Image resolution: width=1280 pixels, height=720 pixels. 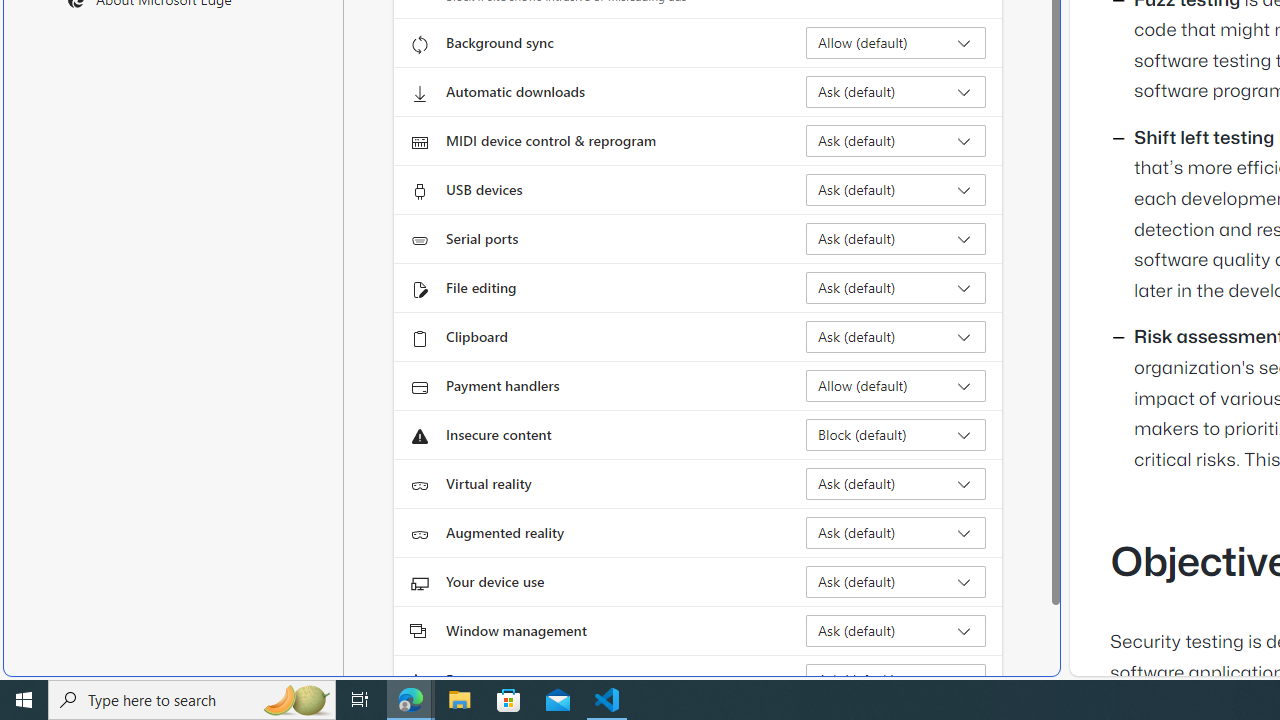 What do you see at coordinates (895, 385) in the screenshot?
I see `'Payment handlers Allow (default)'` at bounding box center [895, 385].